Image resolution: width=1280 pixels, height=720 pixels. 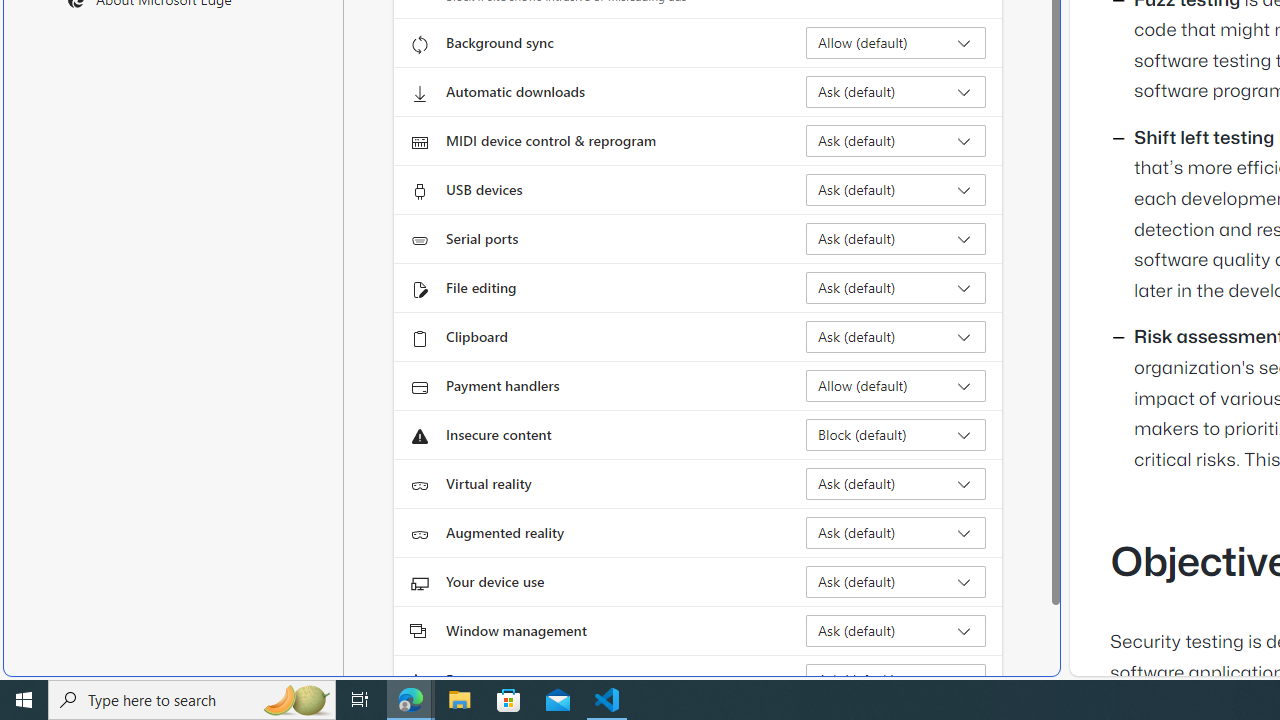 What do you see at coordinates (895, 385) in the screenshot?
I see `'Payment handlers Allow (default)'` at bounding box center [895, 385].